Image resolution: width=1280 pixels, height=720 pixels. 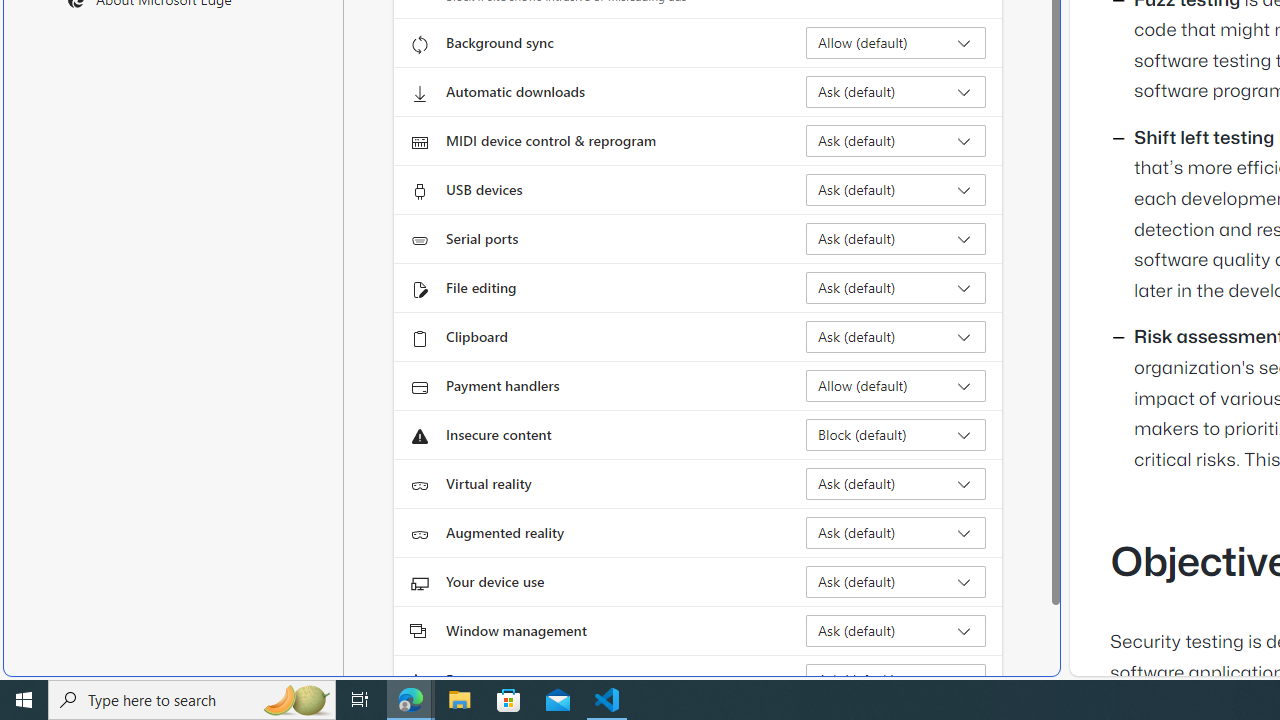 What do you see at coordinates (895, 385) in the screenshot?
I see `'Payment handlers Allow (default)'` at bounding box center [895, 385].